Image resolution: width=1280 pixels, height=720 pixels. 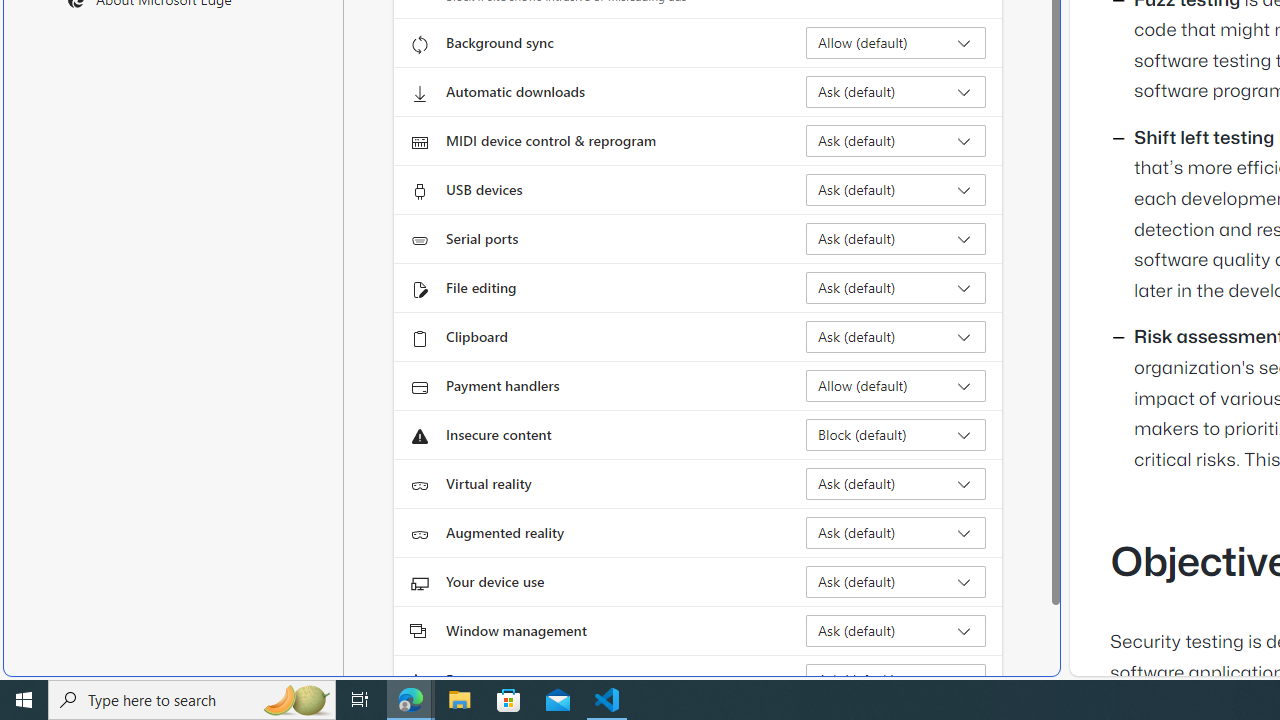 What do you see at coordinates (895, 385) in the screenshot?
I see `'Payment handlers Allow (default)'` at bounding box center [895, 385].